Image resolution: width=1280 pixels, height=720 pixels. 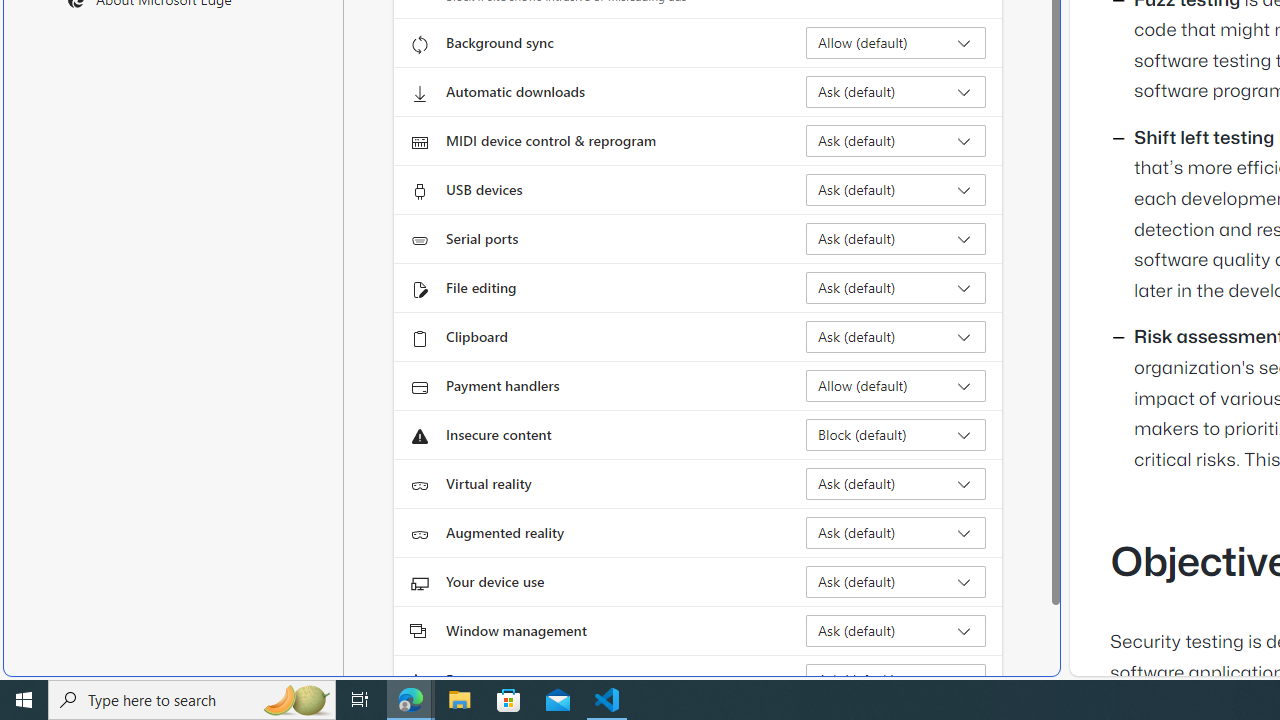 What do you see at coordinates (895, 385) in the screenshot?
I see `'Payment handlers Allow (default)'` at bounding box center [895, 385].